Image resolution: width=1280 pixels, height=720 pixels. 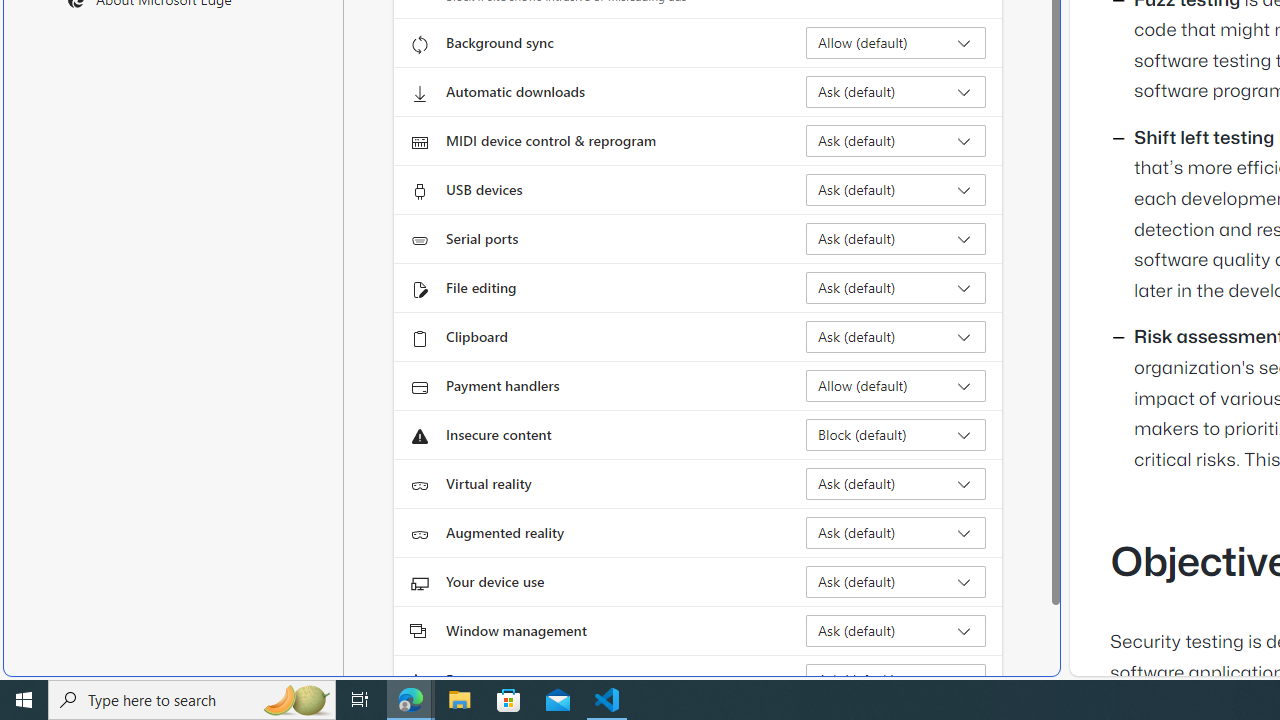 What do you see at coordinates (895, 385) in the screenshot?
I see `'Payment handlers Allow (default)'` at bounding box center [895, 385].